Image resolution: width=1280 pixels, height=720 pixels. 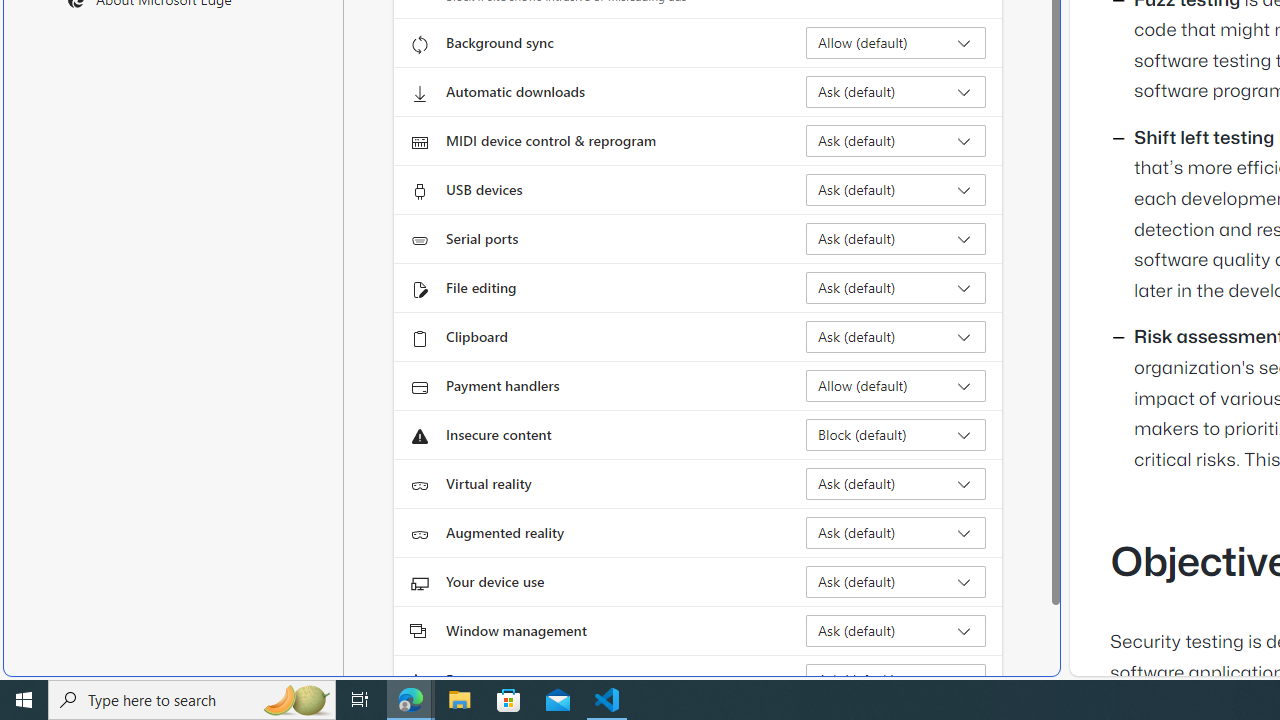 What do you see at coordinates (895, 385) in the screenshot?
I see `'Payment handlers Allow (default)'` at bounding box center [895, 385].